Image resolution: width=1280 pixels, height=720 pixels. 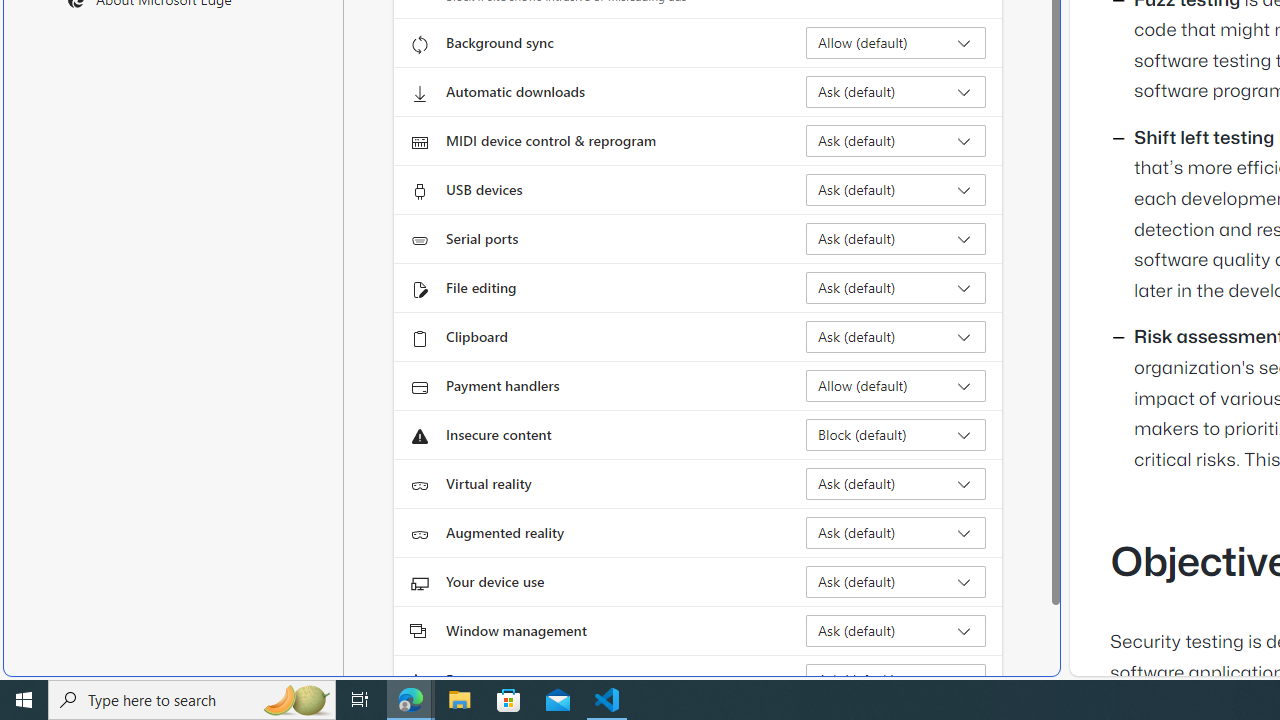 What do you see at coordinates (895, 385) in the screenshot?
I see `'Payment handlers Allow (default)'` at bounding box center [895, 385].